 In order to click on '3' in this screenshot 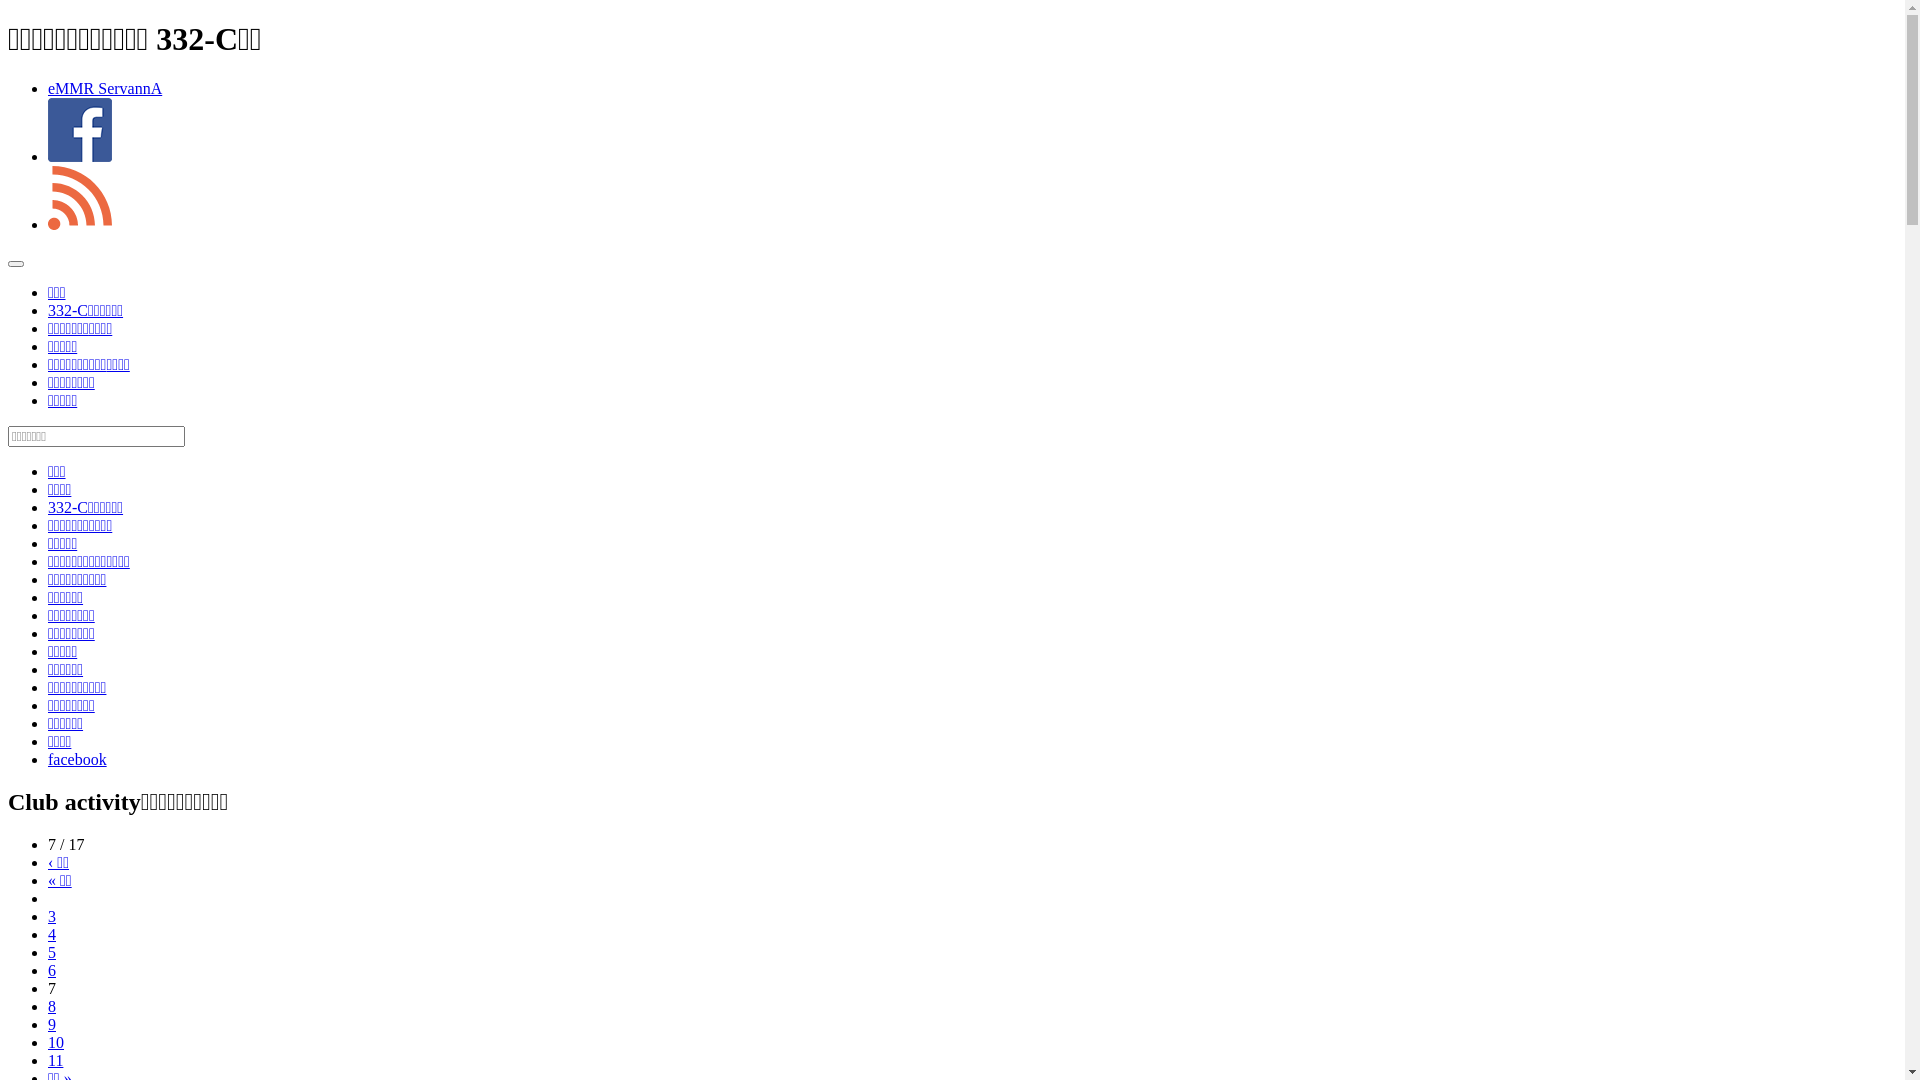, I will do `click(52, 916)`.